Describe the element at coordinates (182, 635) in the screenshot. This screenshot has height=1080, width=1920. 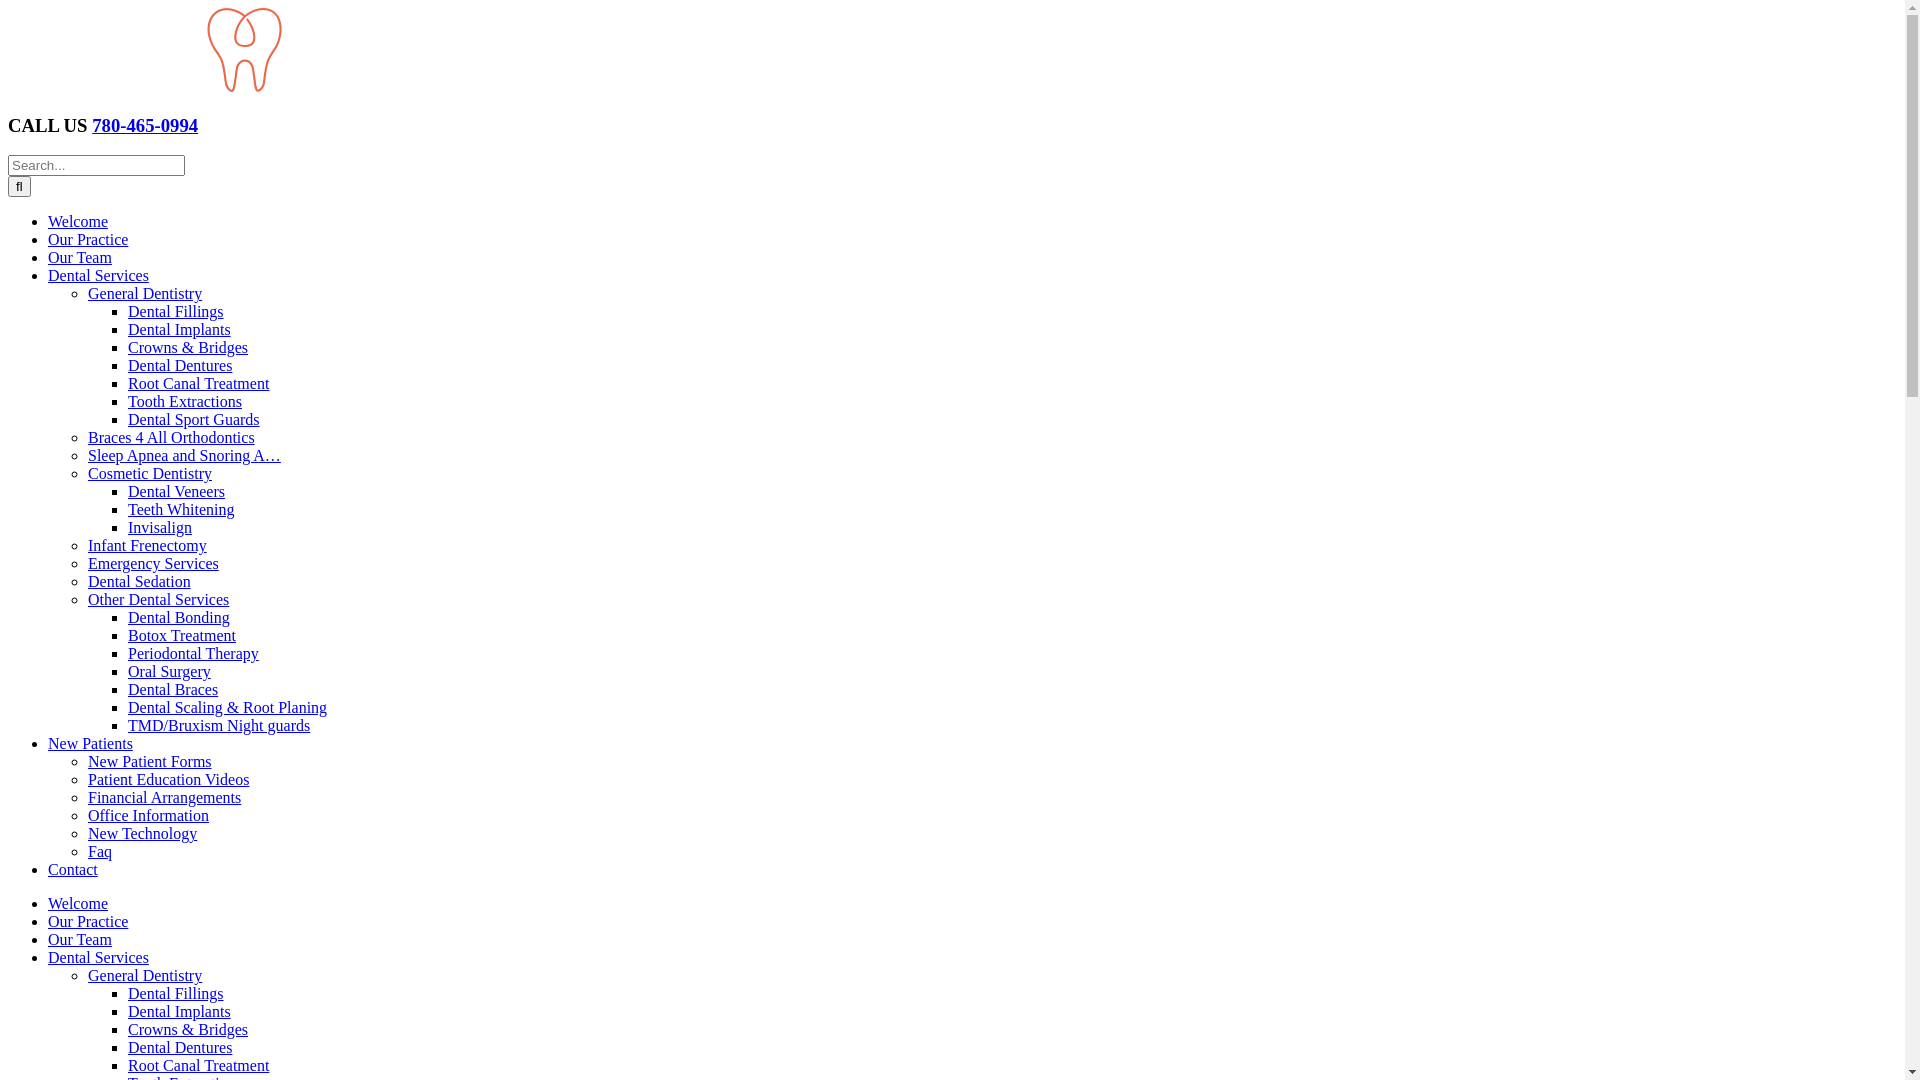
I see `'Botox Treatment'` at that location.